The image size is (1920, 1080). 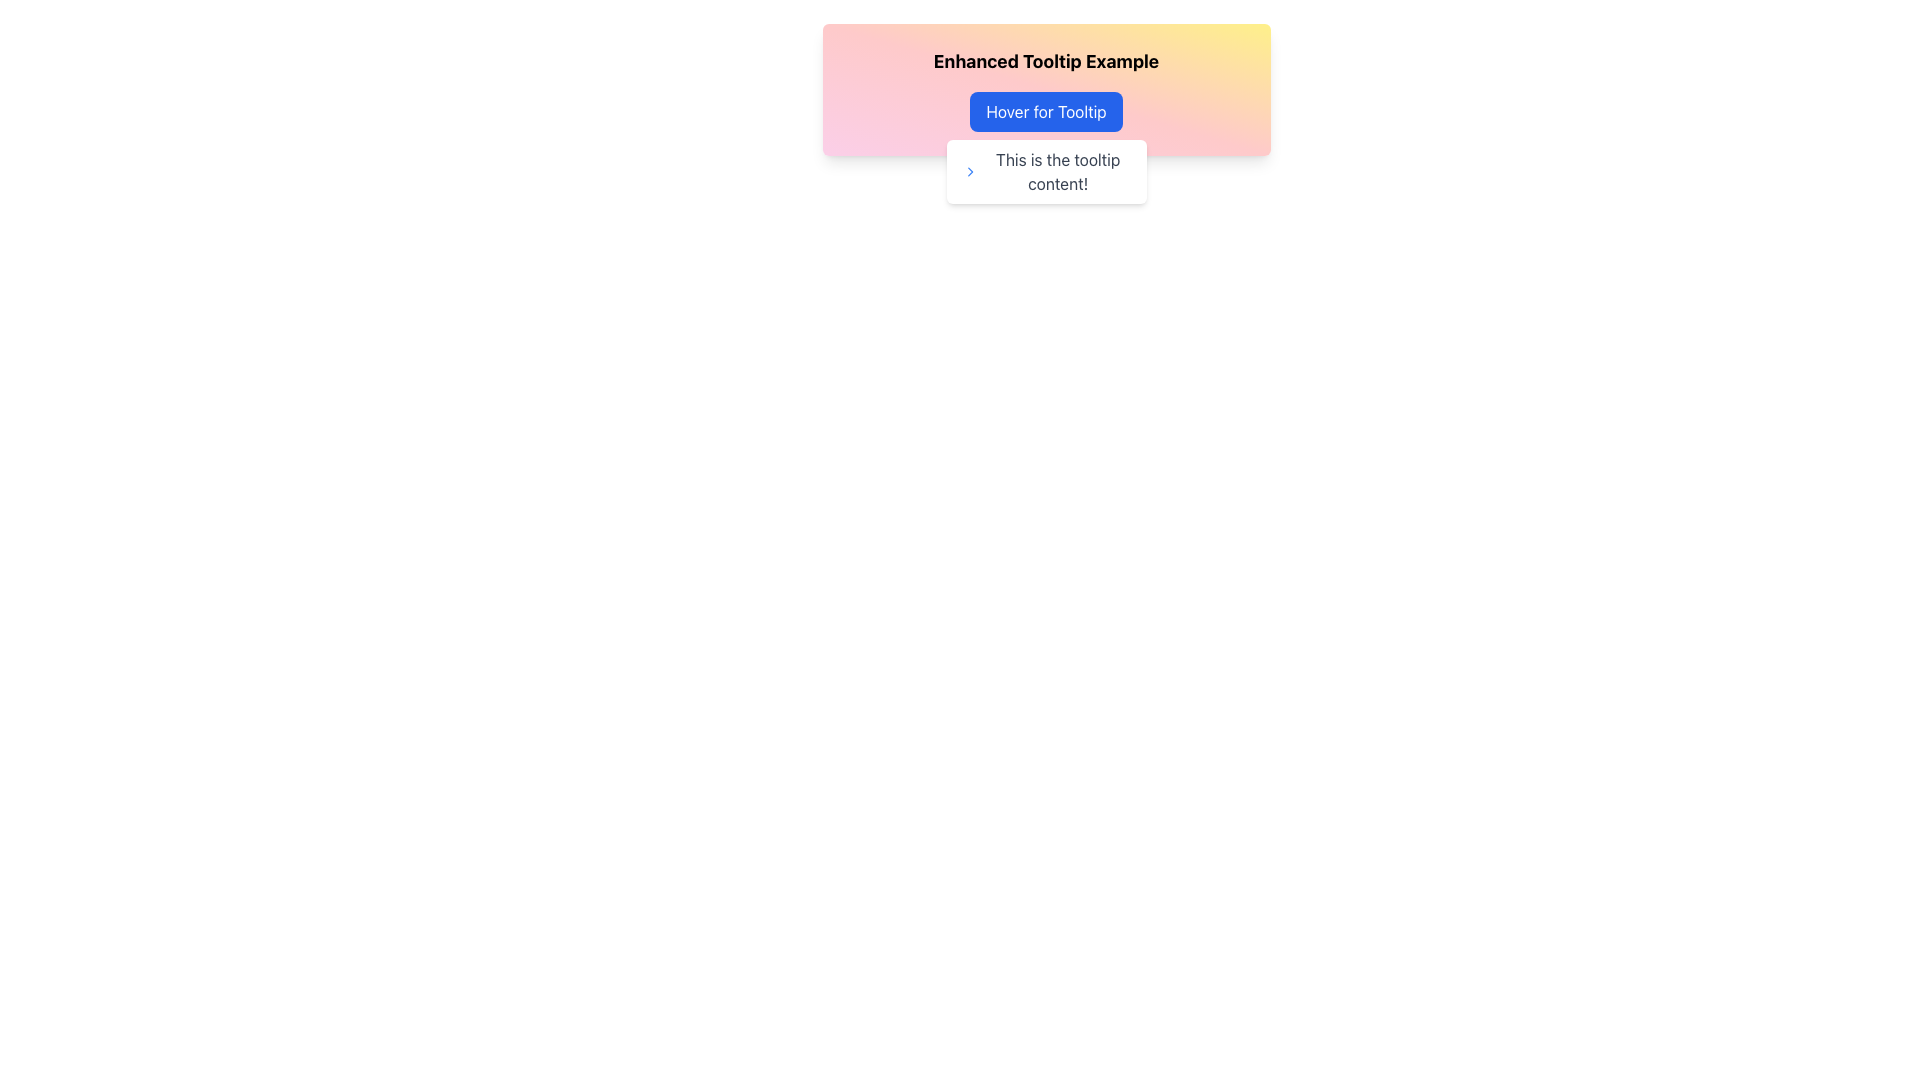 I want to click on the button that triggers a tooltip, located centrally beneath the 'Enhanced Tooltip Example' header text, so click(x=1045, y=111).